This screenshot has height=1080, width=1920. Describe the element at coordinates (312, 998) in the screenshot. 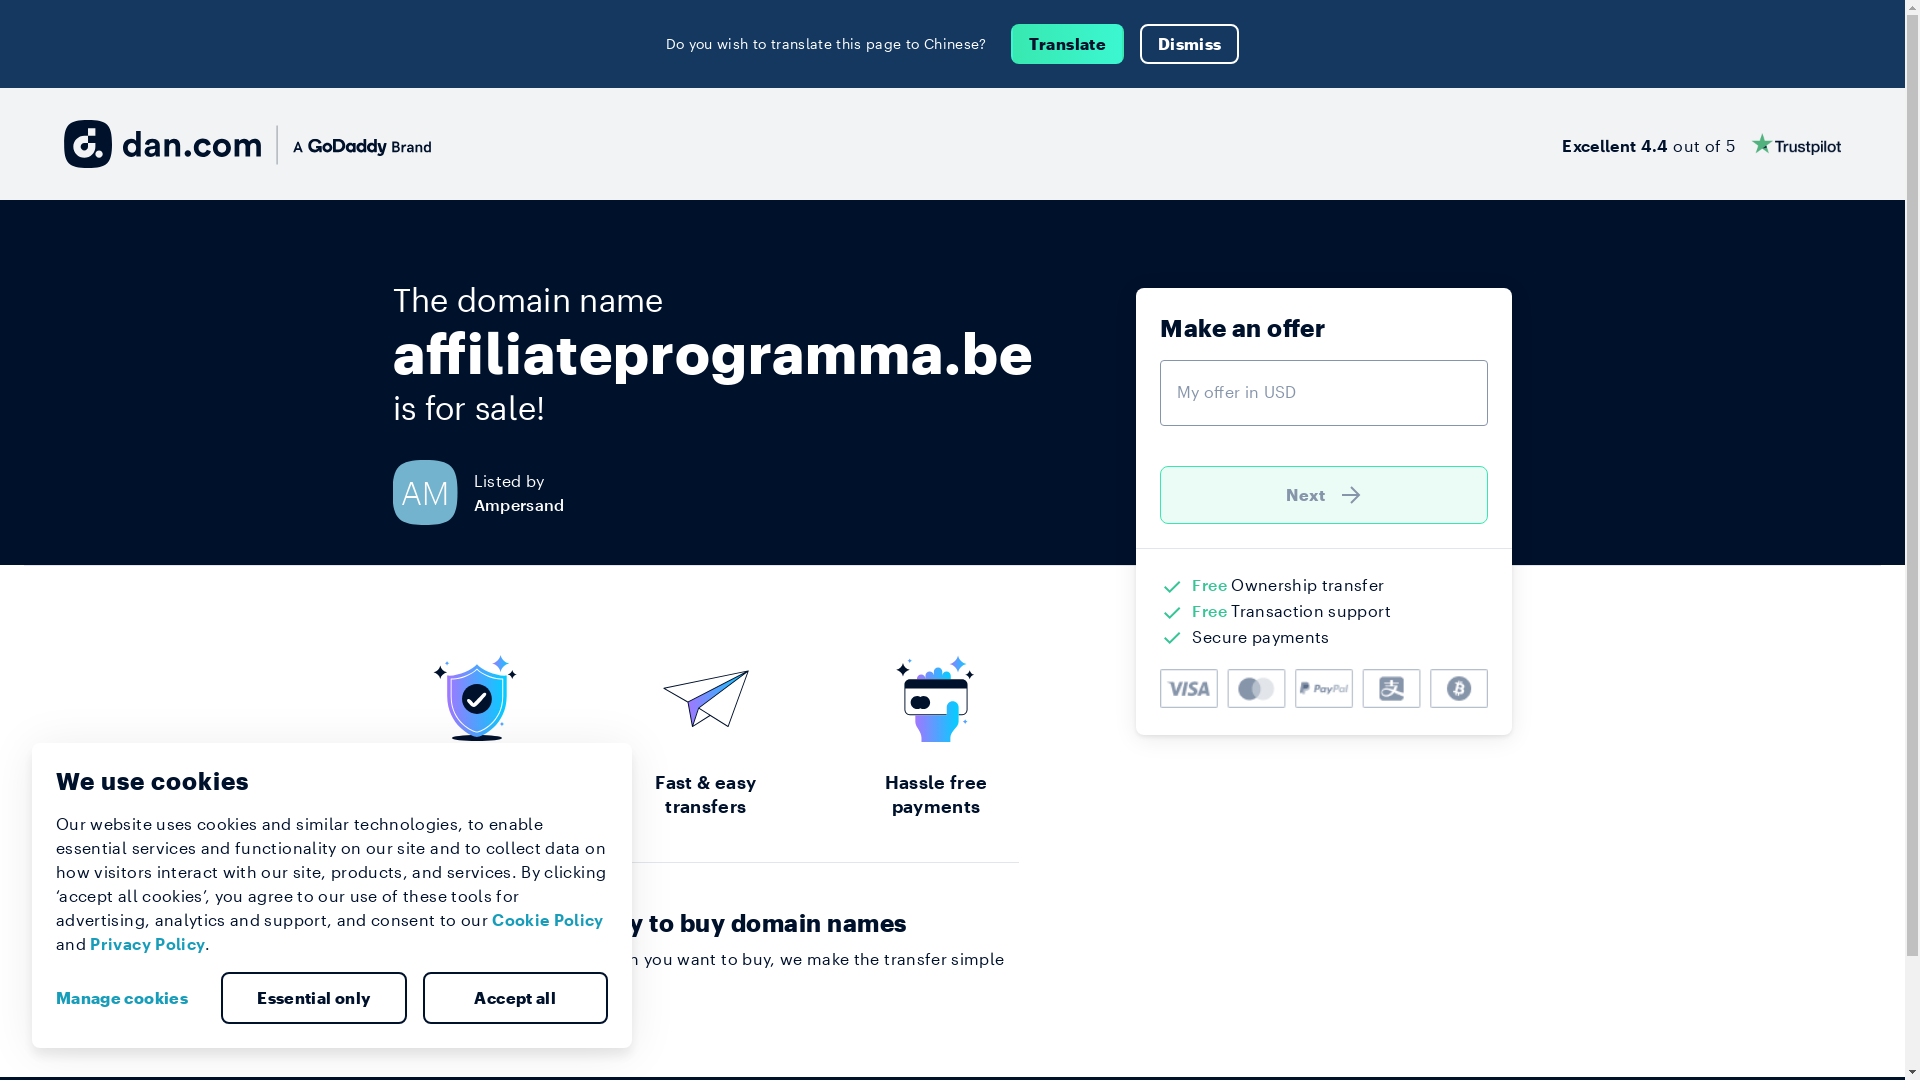

I see `'Essential only'` at that location.